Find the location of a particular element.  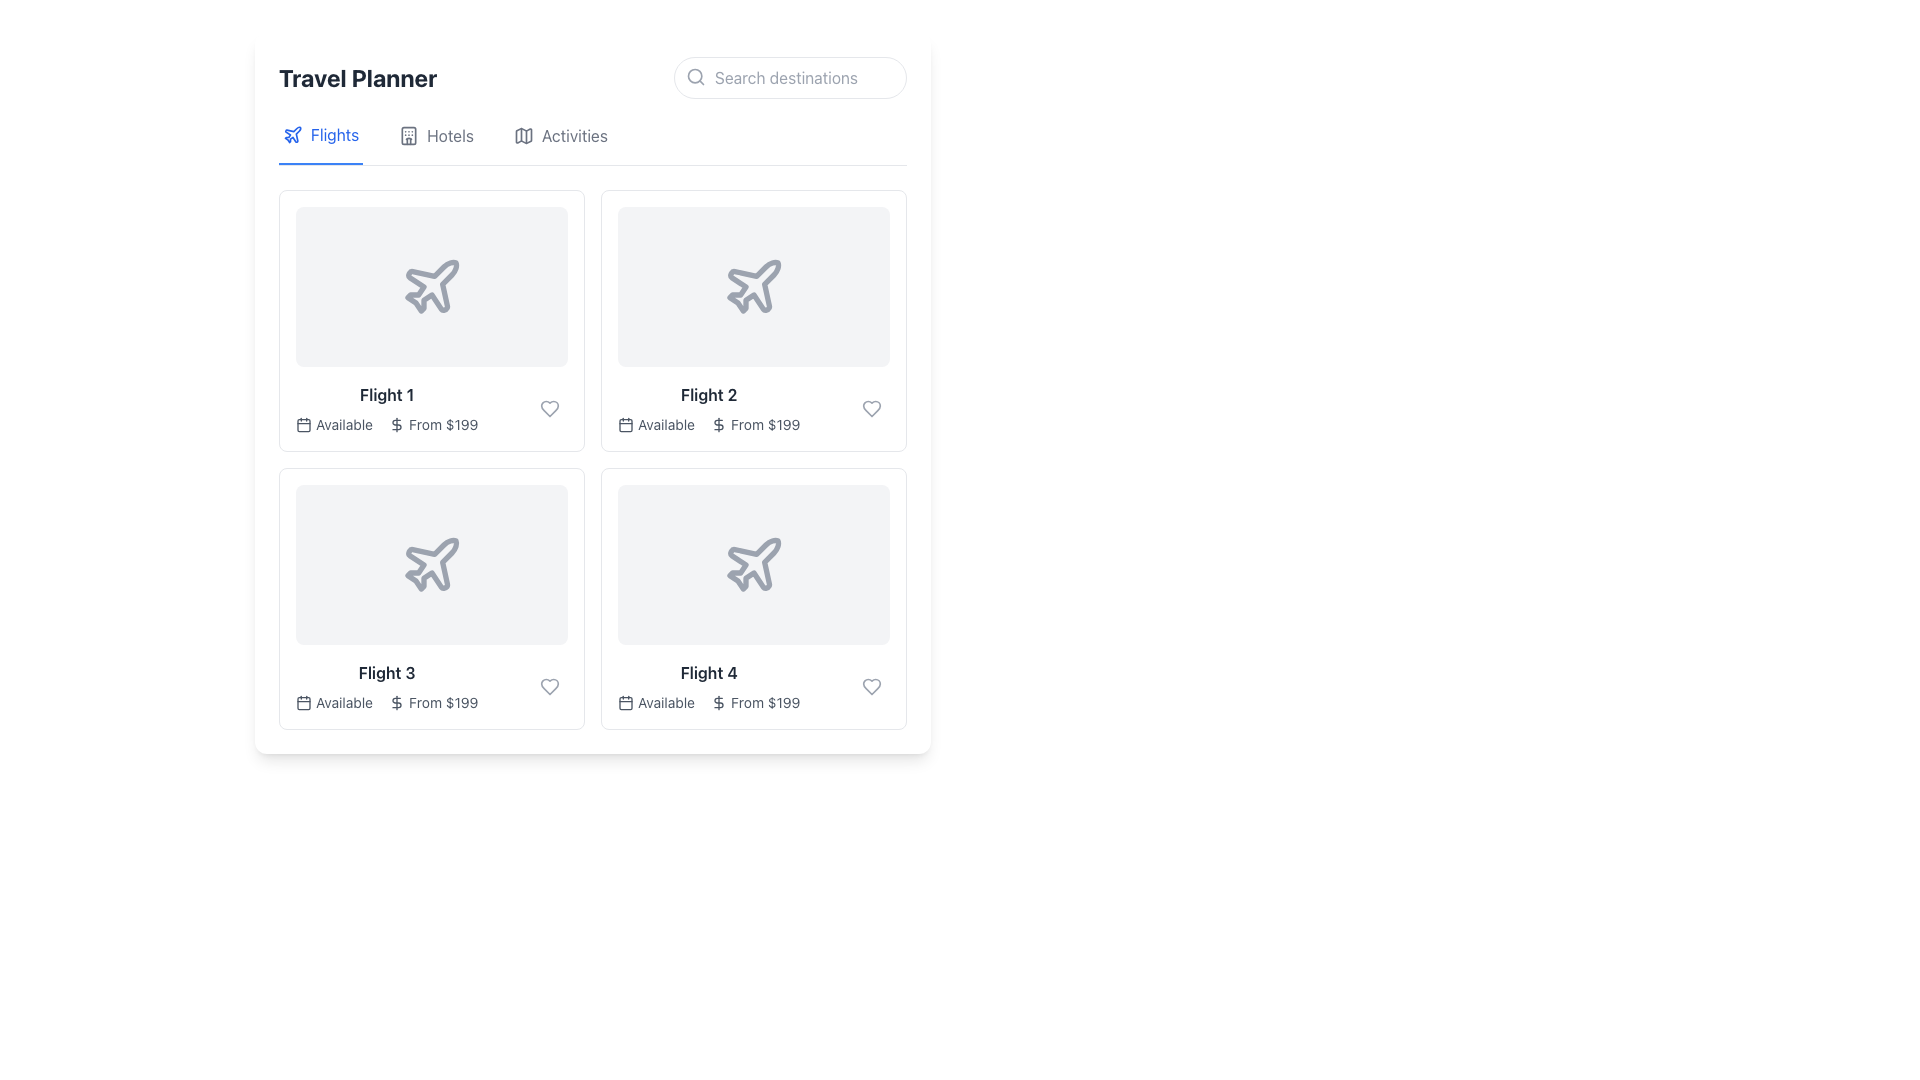

the text displaying the starting price for the 'Flight 2' item, located in the second column of the first row, directly below the 'Available' caption is located at coordinates (754, 423).